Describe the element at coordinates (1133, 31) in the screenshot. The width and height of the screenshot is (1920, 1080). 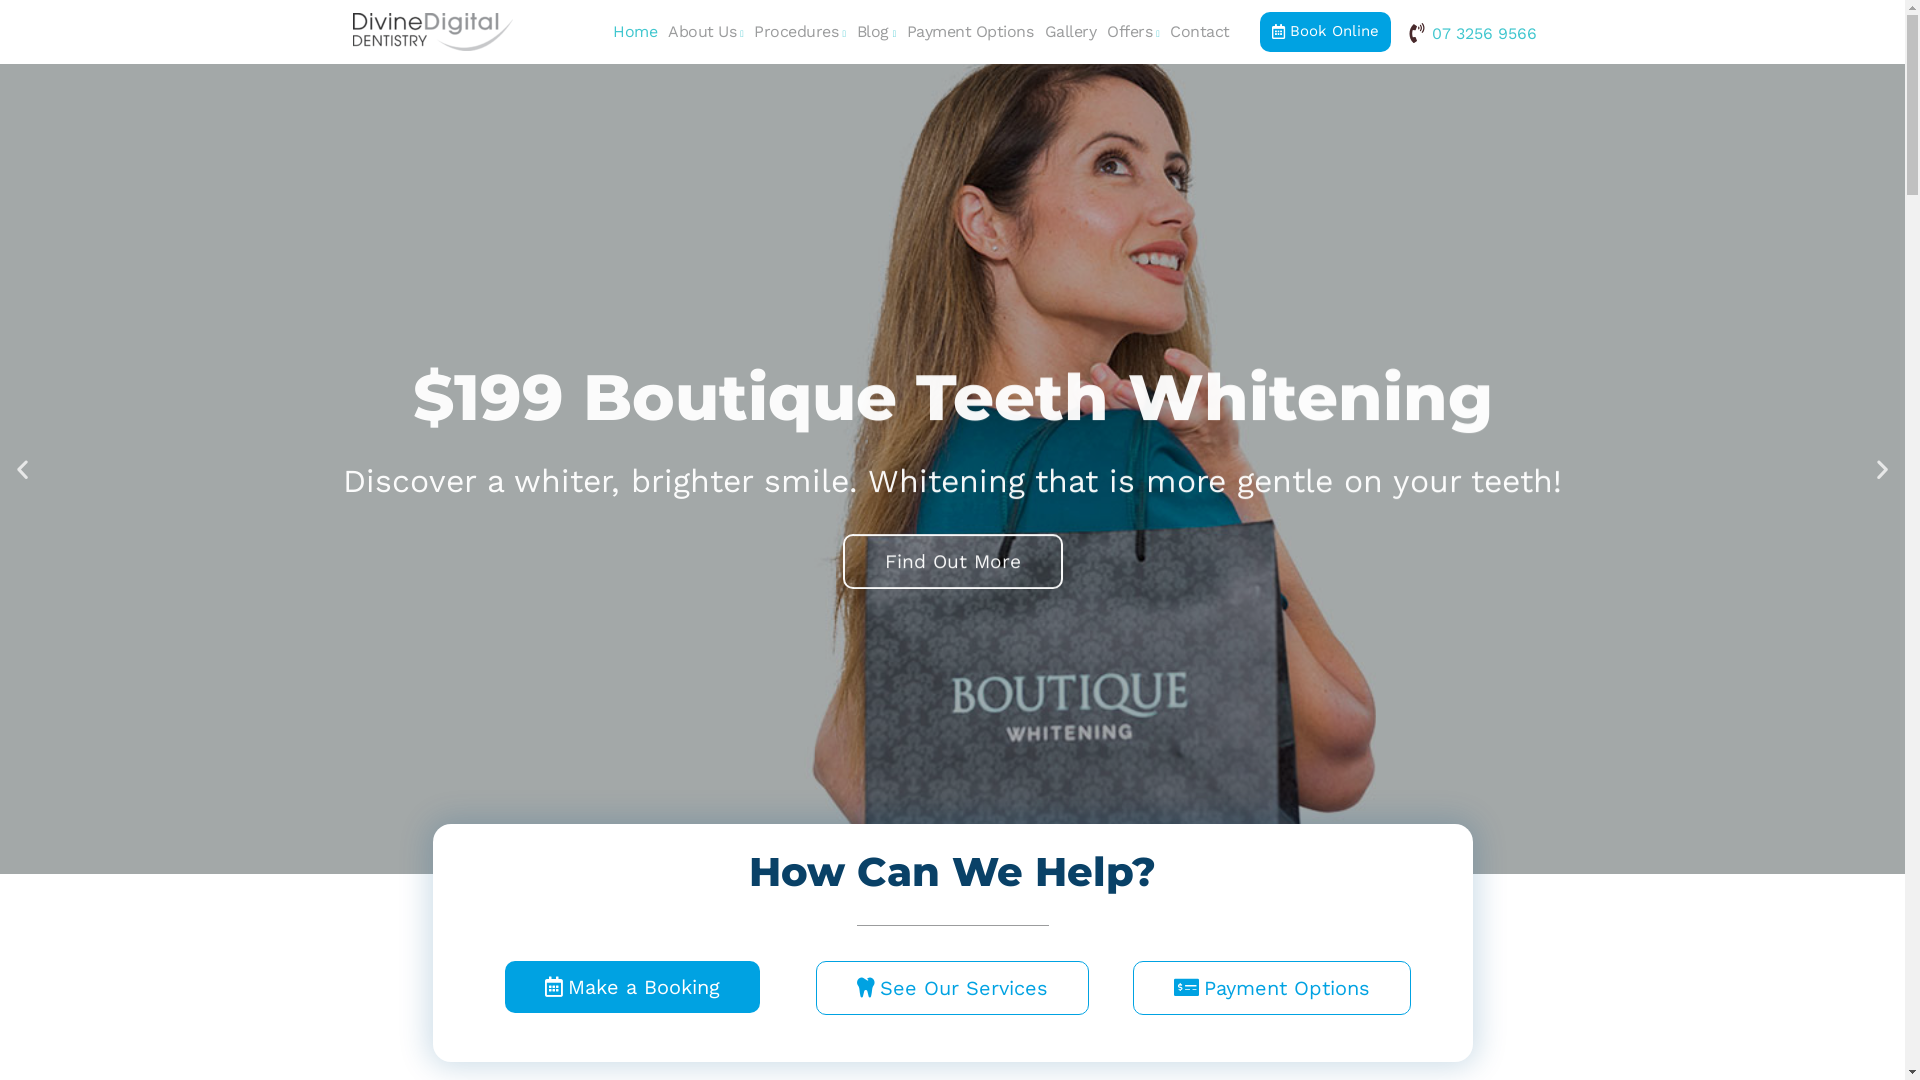
I see `'Offers'` at that location.